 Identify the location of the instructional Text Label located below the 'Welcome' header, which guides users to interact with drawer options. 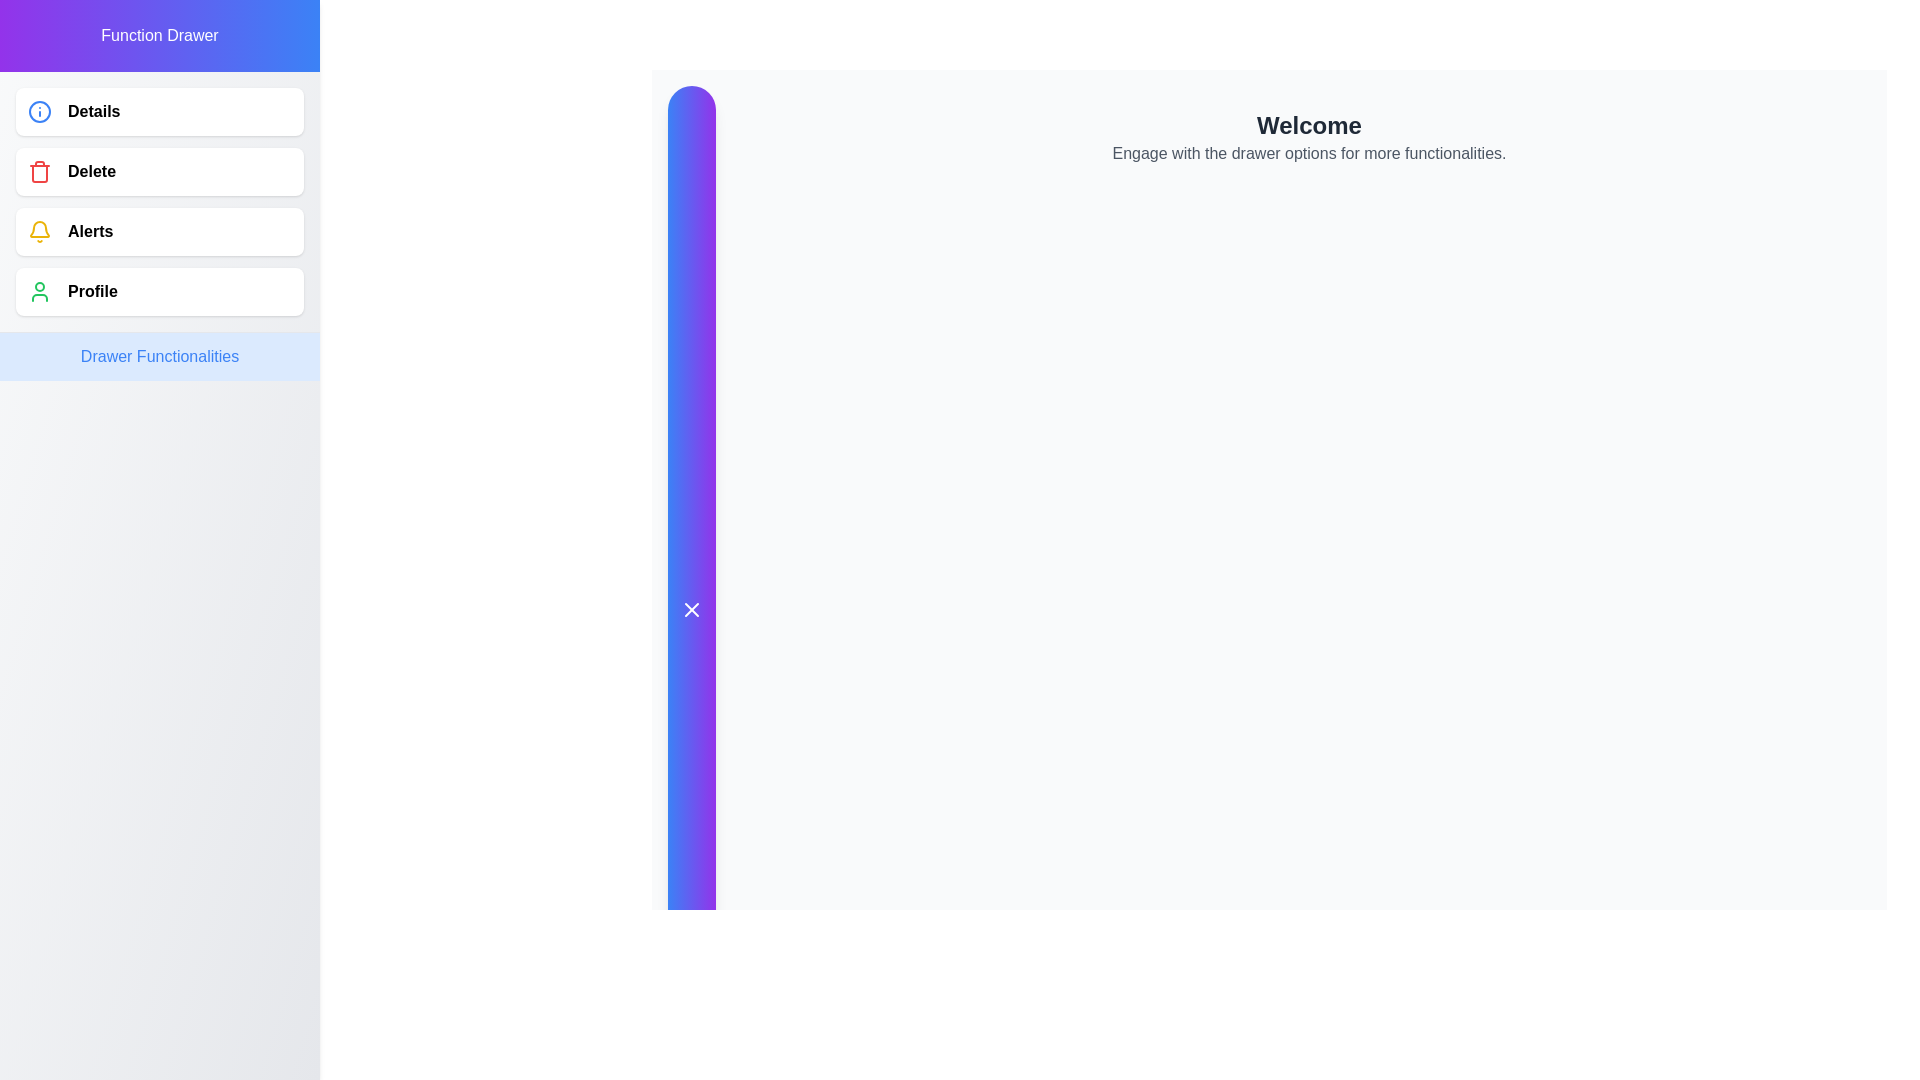
(1309, 153).